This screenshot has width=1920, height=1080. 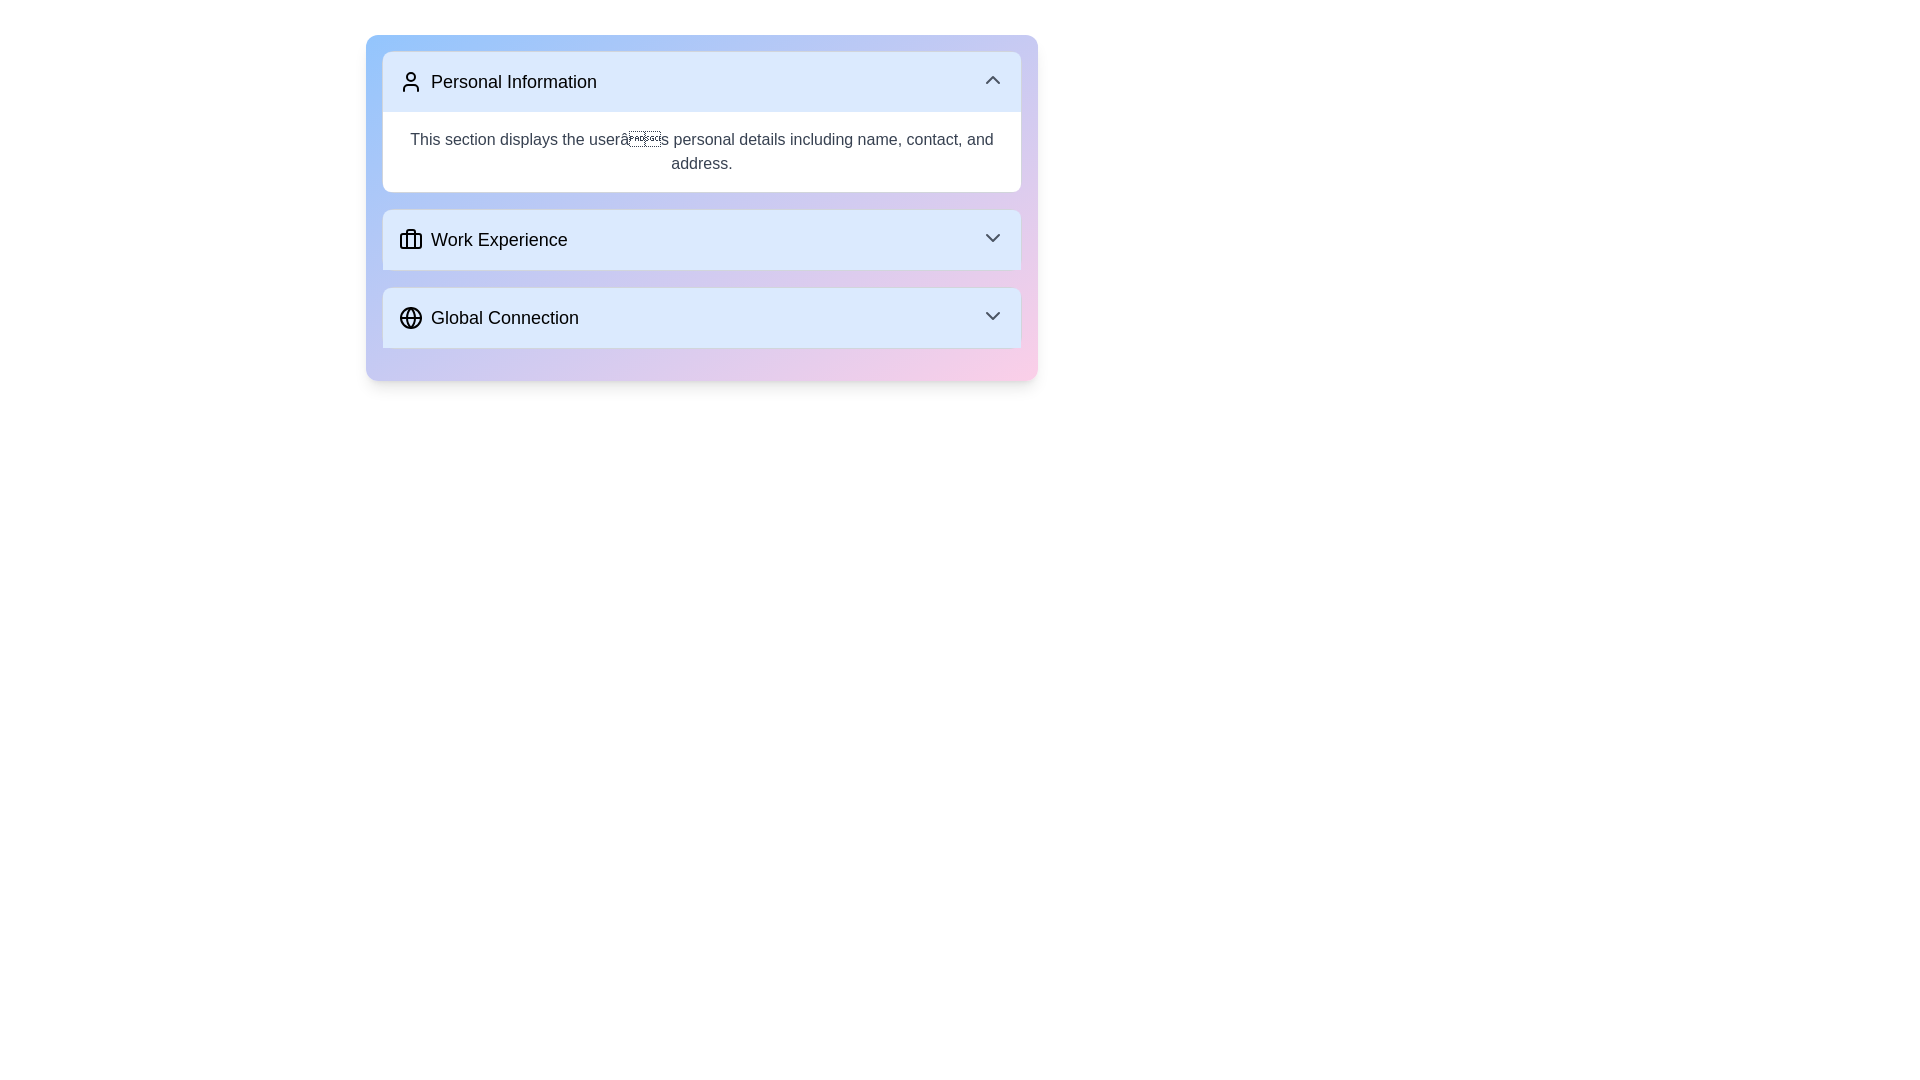 What do you see at coordinates (410, 316) in the screenshot?
I see `the globe icon graphic component in the 'Global Connection' section, which is positioned to the left of the section's label` at bounding box center [410, 316].